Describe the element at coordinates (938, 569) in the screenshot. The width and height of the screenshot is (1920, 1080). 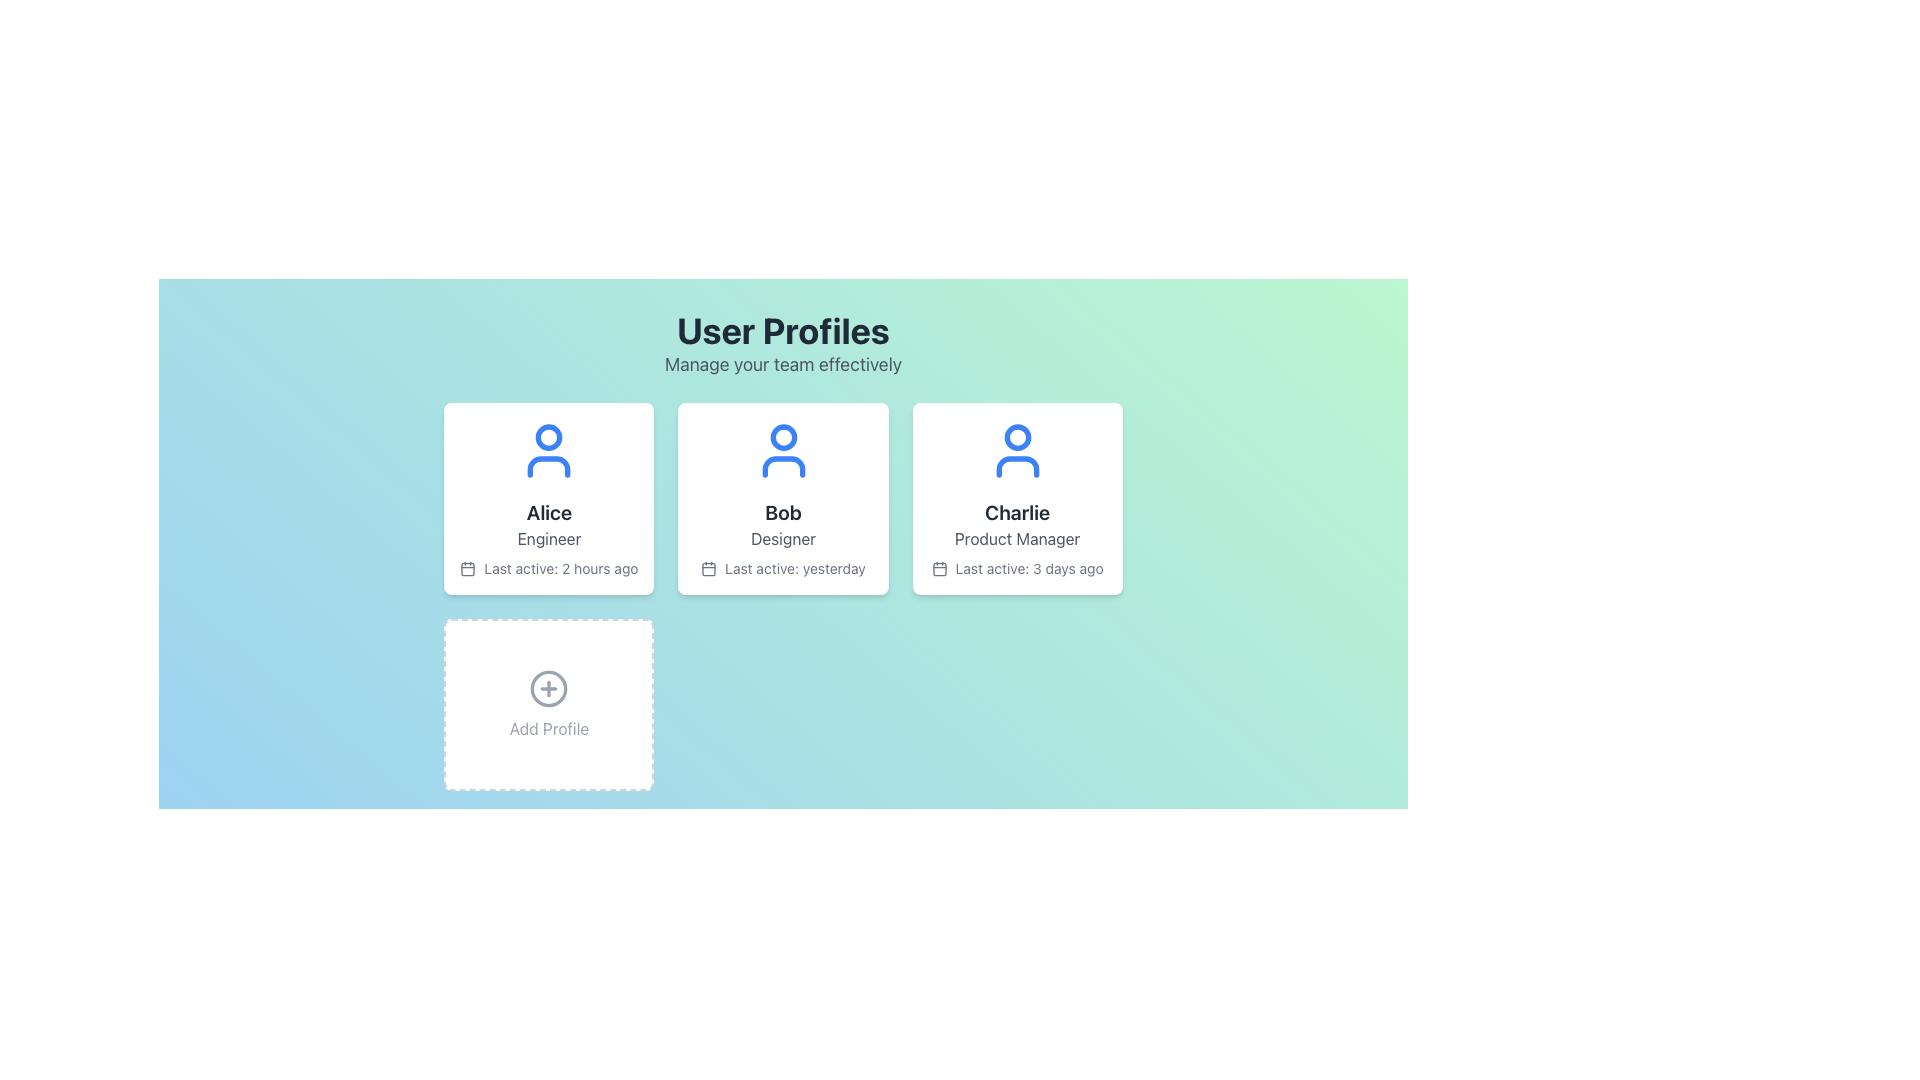
I see `the calendar component icon located at the bottom left corner of Charlie's user profile card` at that location.